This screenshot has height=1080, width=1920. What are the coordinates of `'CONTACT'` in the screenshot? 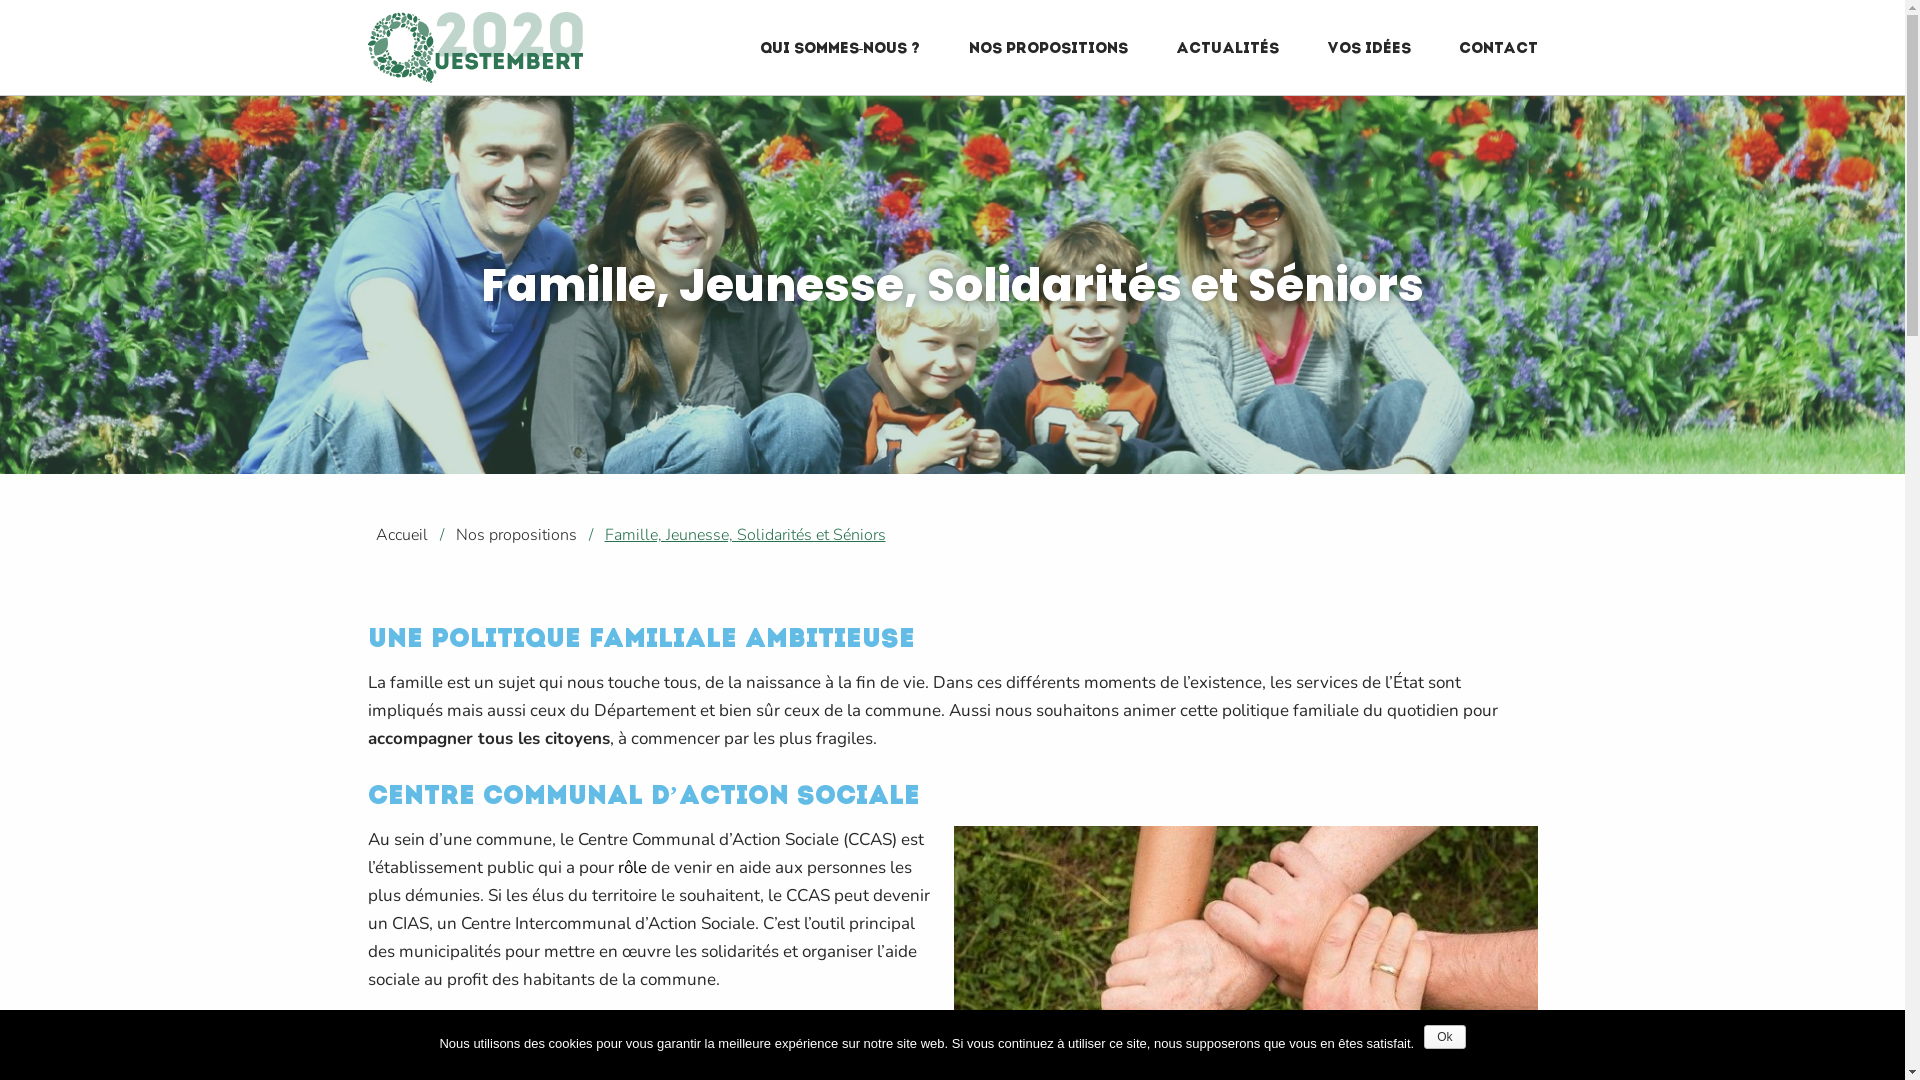 It's located at (1497, 45).